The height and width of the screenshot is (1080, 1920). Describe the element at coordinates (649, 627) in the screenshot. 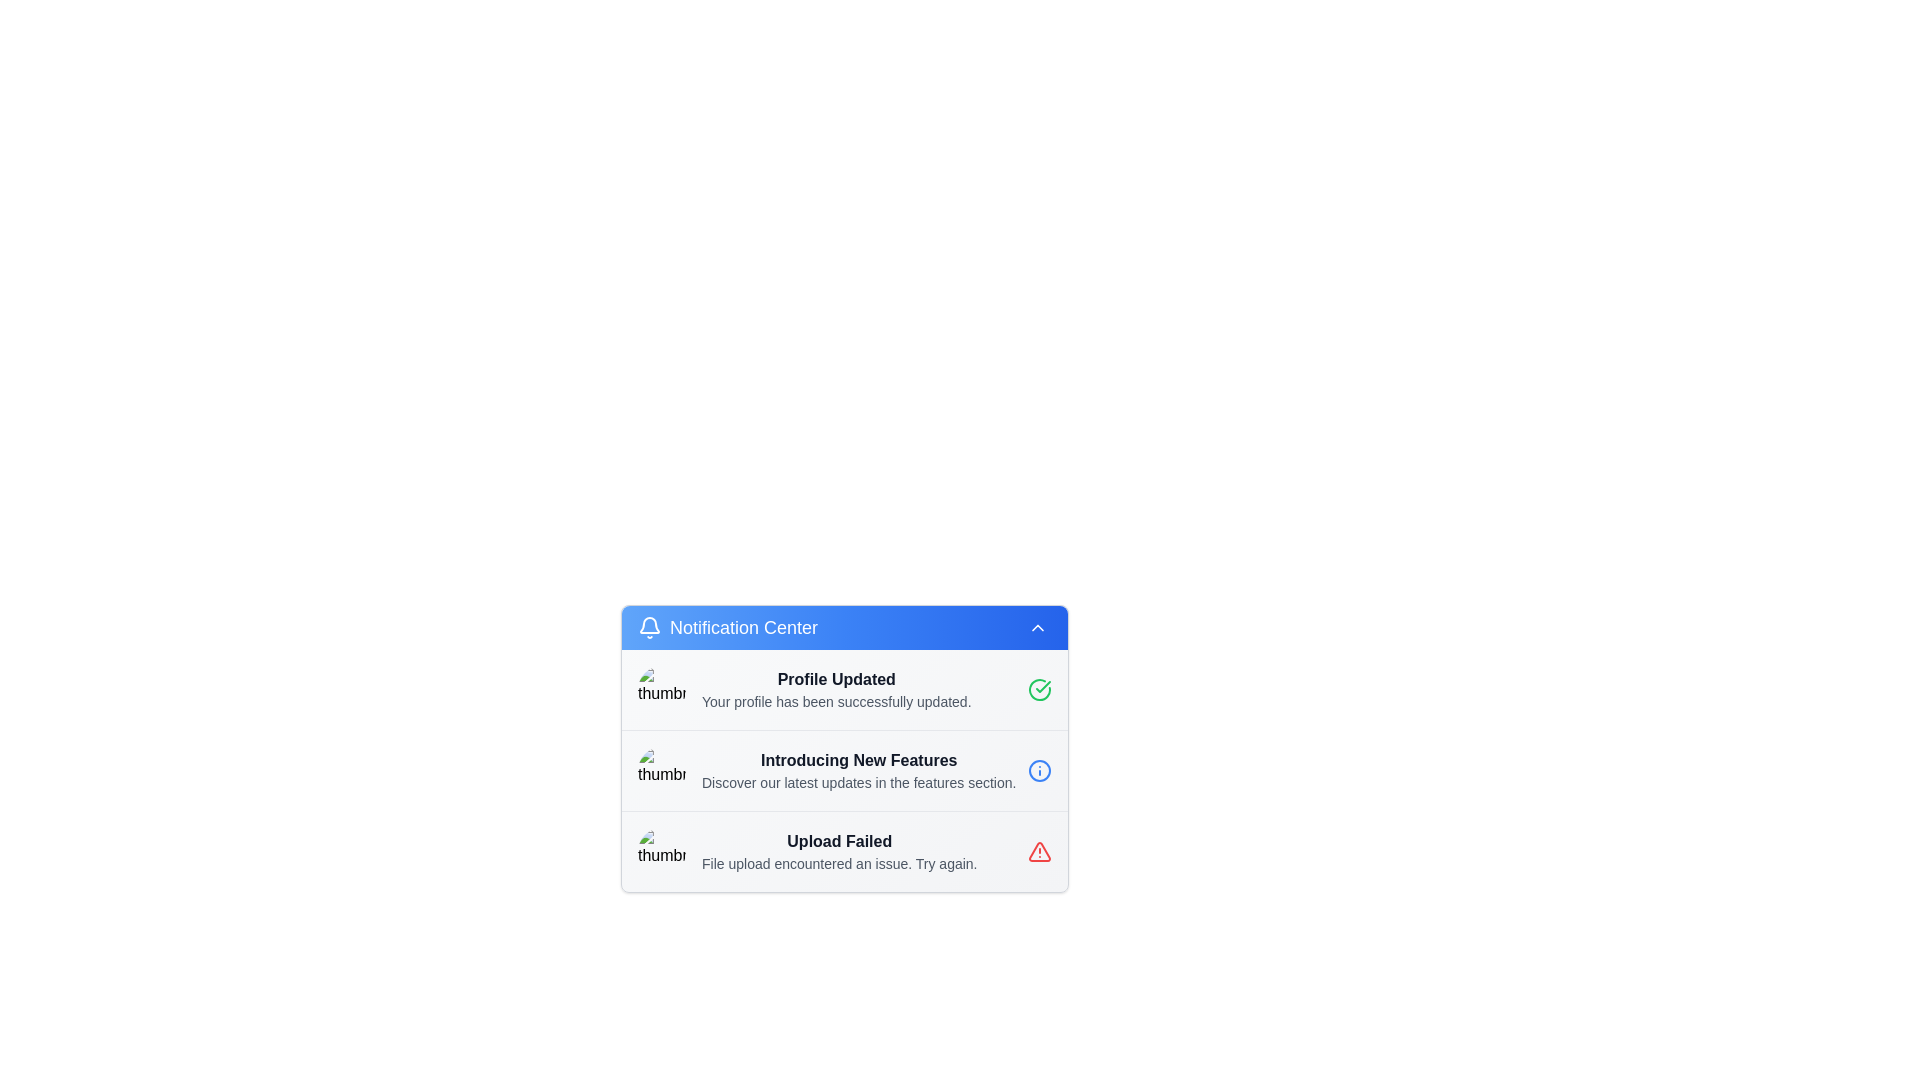

I see `the Notification Bell icon, which is styled to represent notifications and is located on the left side of the 'Notification Center' header` at that location.